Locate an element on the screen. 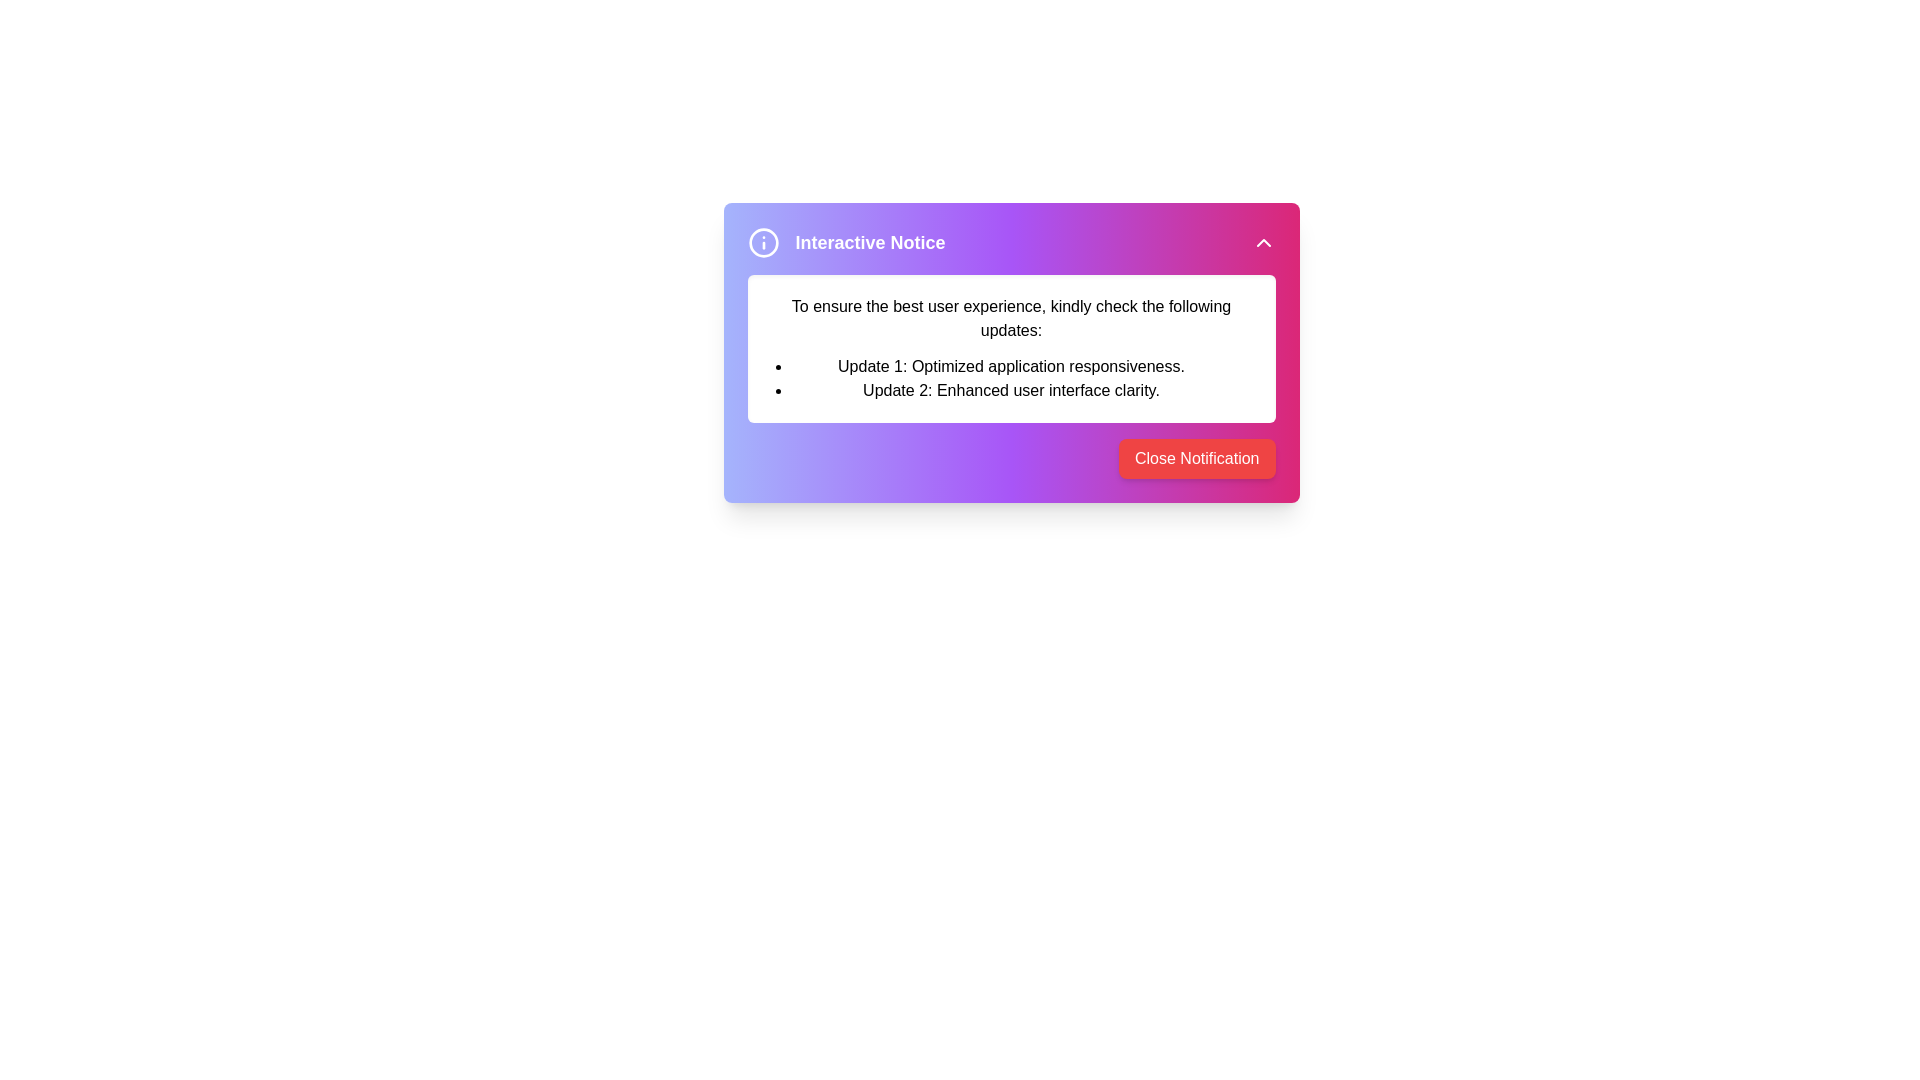 The width and height of the screenshot is (1920, 1080). the alert icon to interact with it is located at coordinates (762, 242).